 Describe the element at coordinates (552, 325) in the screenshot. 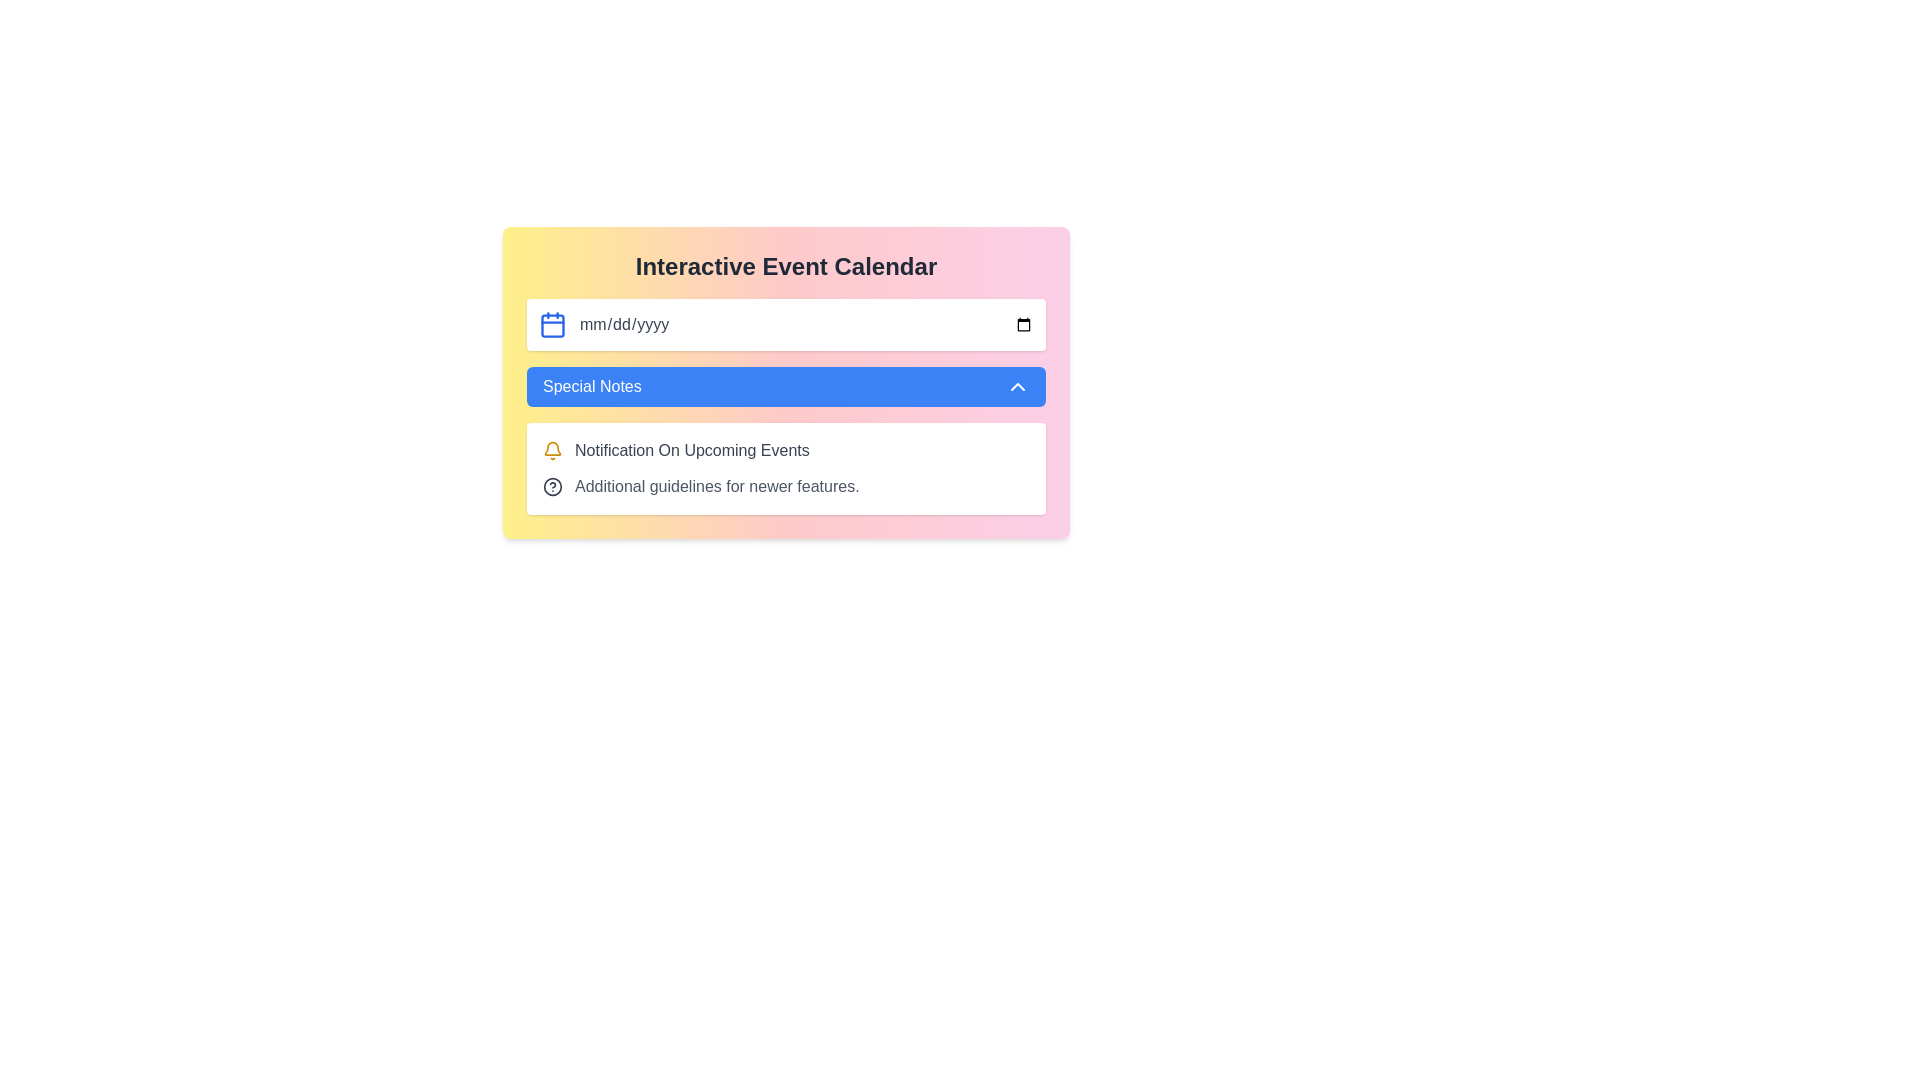

I see `the calendar icon located at the top-left of the input box titled 'mm/dd/yyyy', which serves as a graphical representation of a calendar` at that location.